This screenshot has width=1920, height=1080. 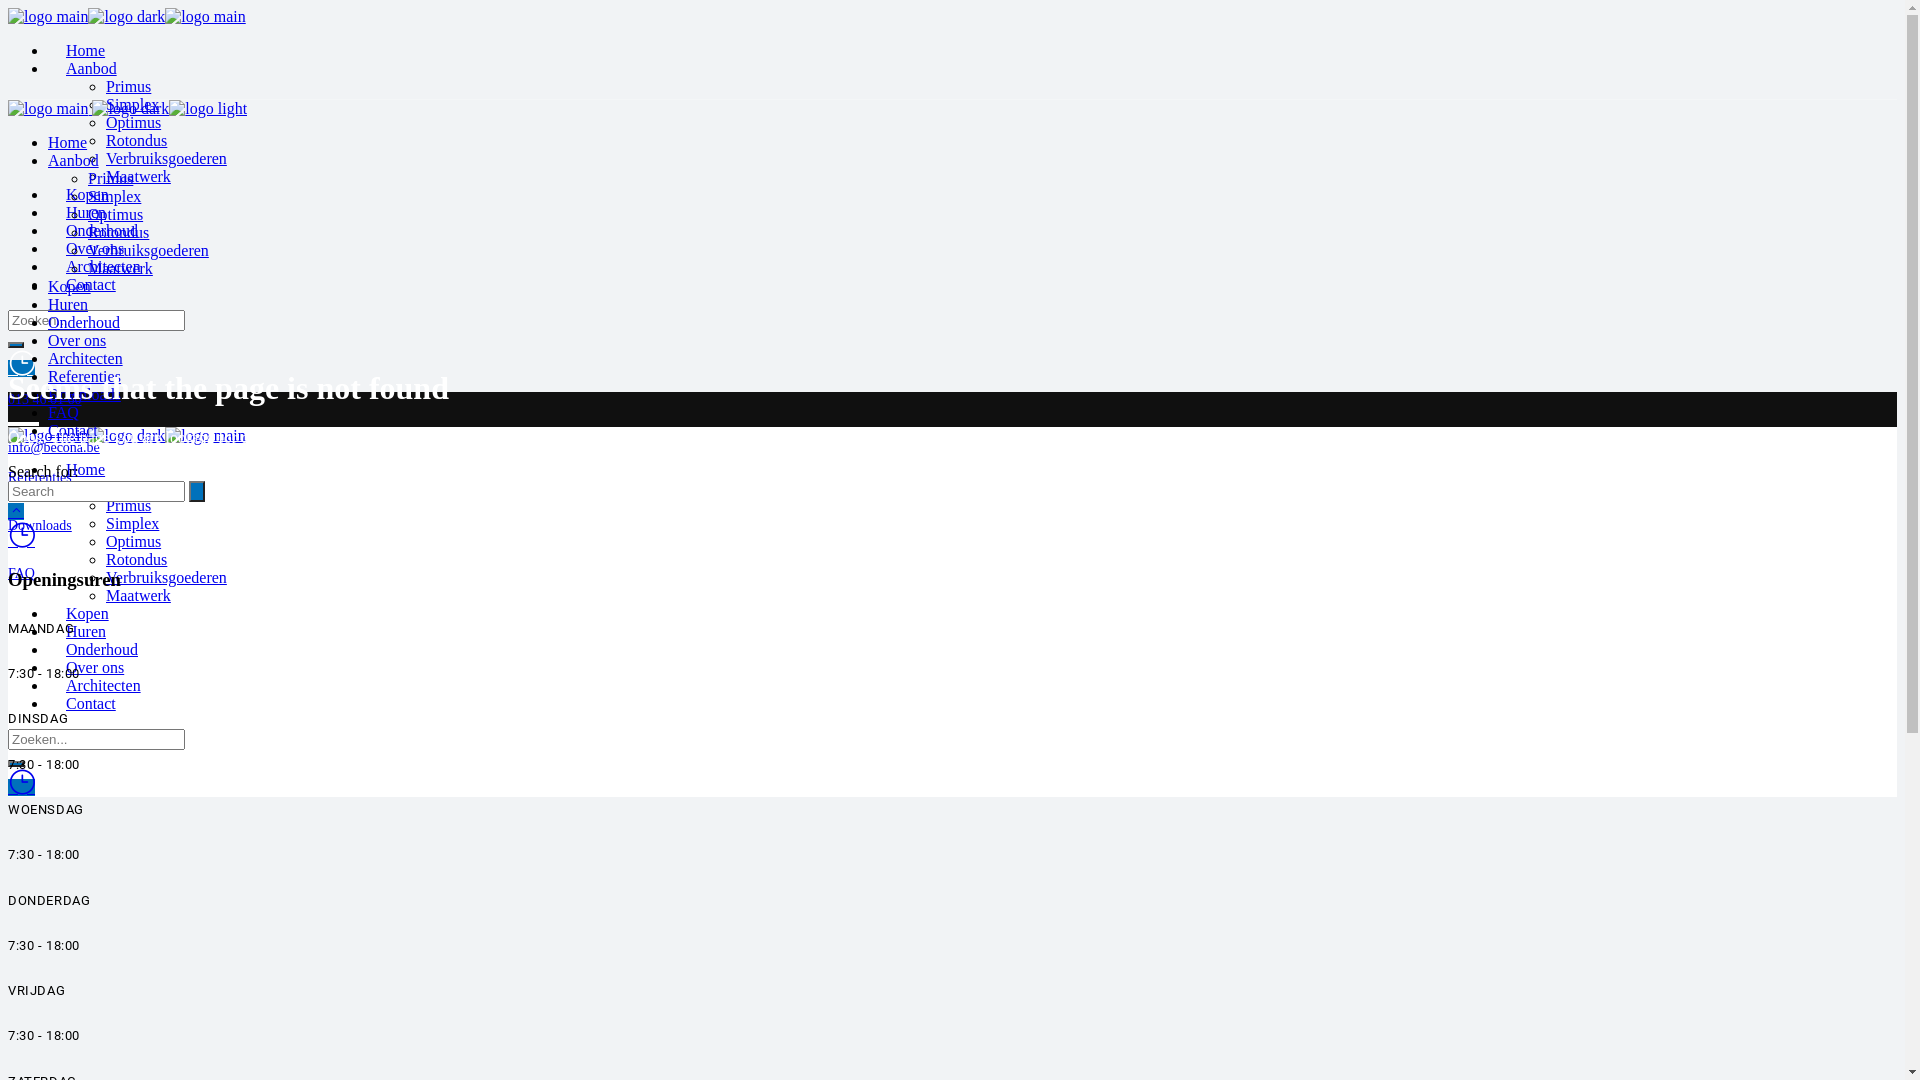 What do you see at coordinates (48, 321) in the screenshot?
I see `'Onderhoud'` at bounding box center [48, 321].